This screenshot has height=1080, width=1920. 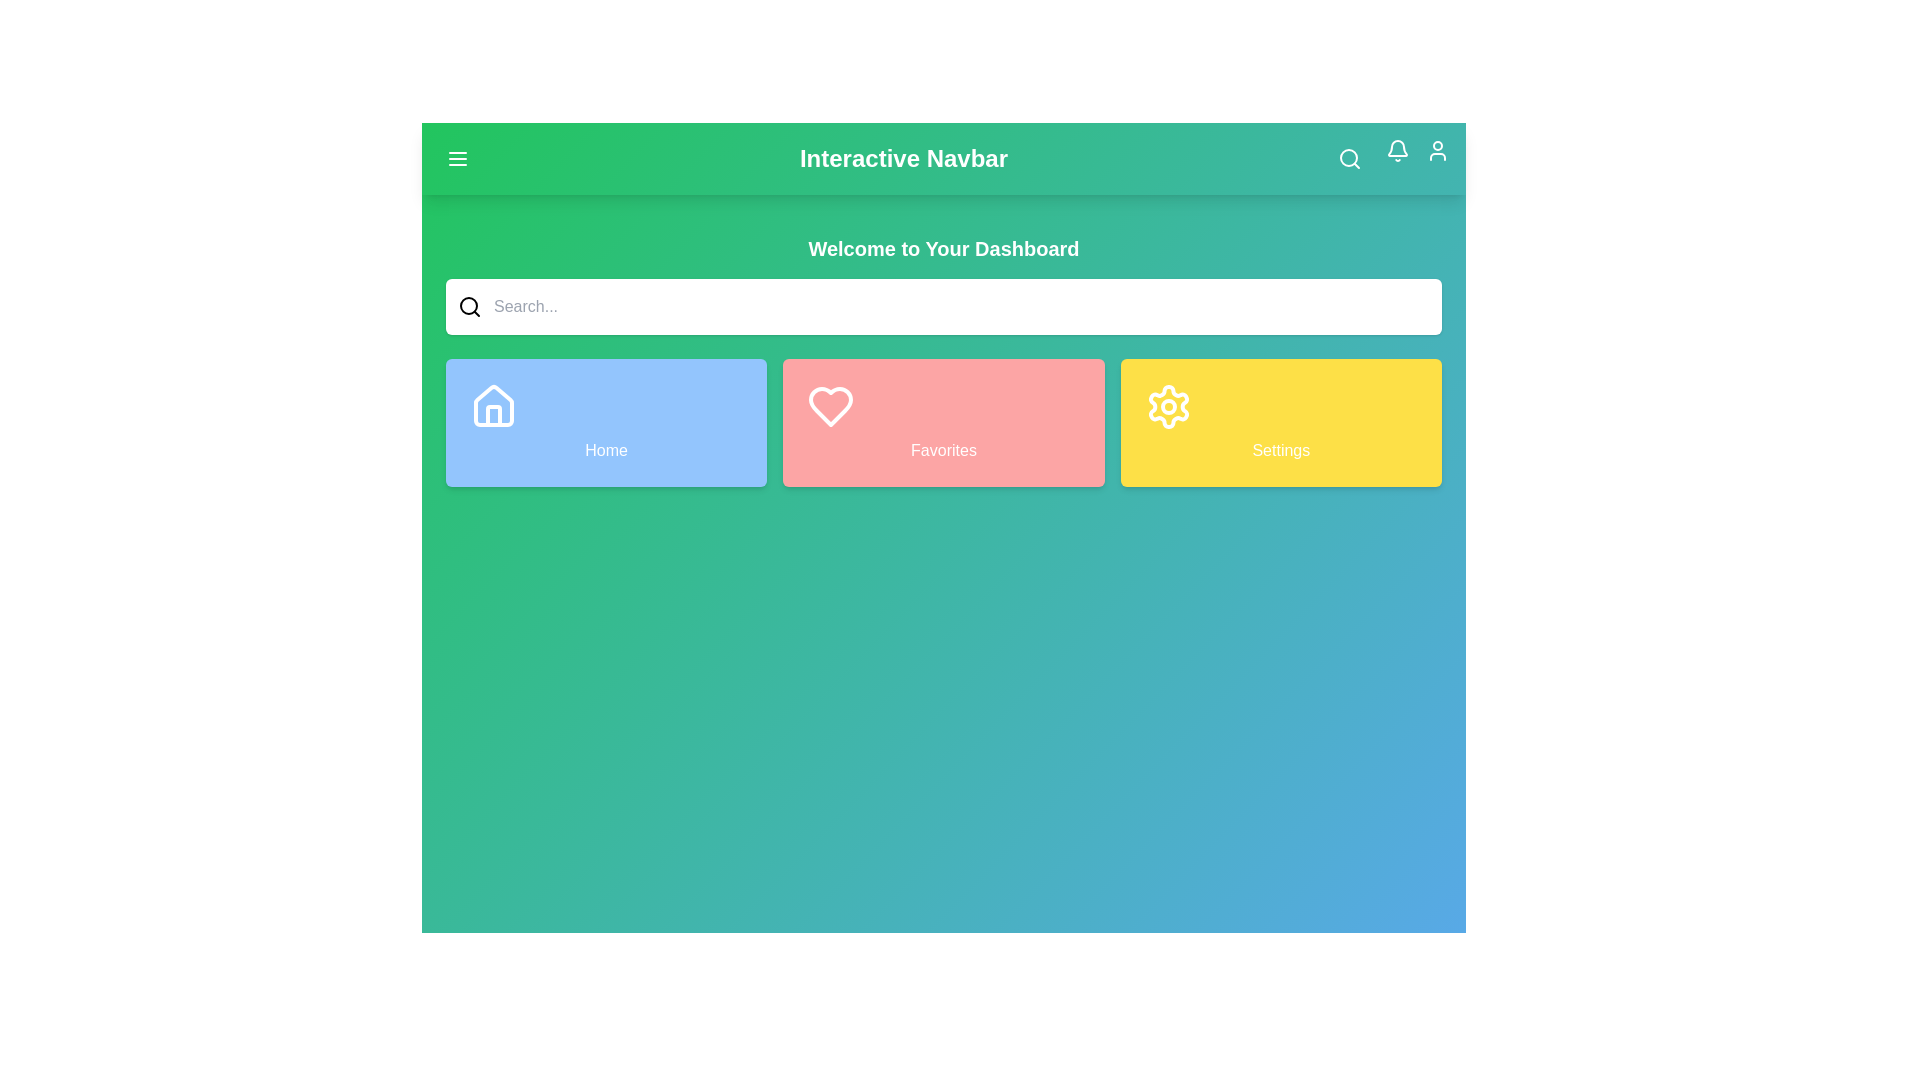 What do you see at coordinates (941, 422) in the screenshot?
I see `the Favorites card` at bounding box center [941, 422].